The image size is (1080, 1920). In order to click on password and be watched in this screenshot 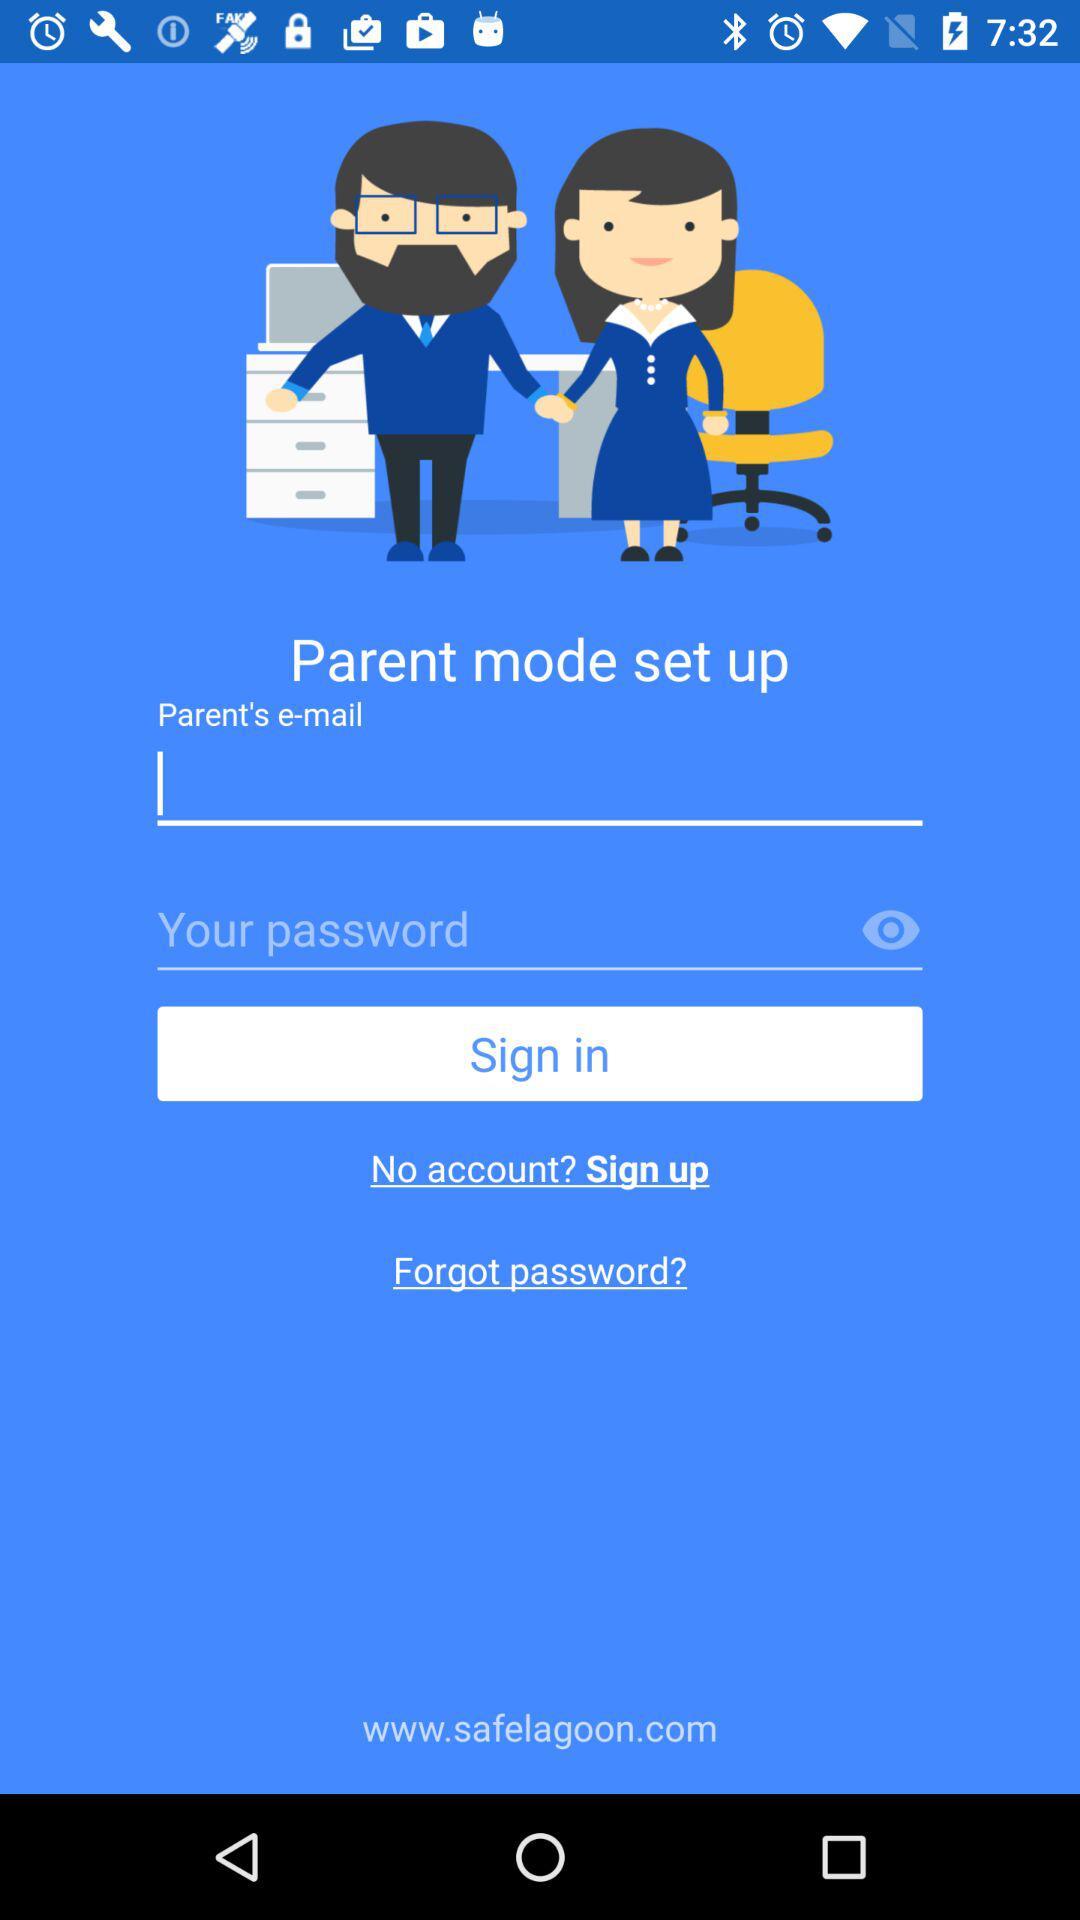, I will do `click(890, 930)`.